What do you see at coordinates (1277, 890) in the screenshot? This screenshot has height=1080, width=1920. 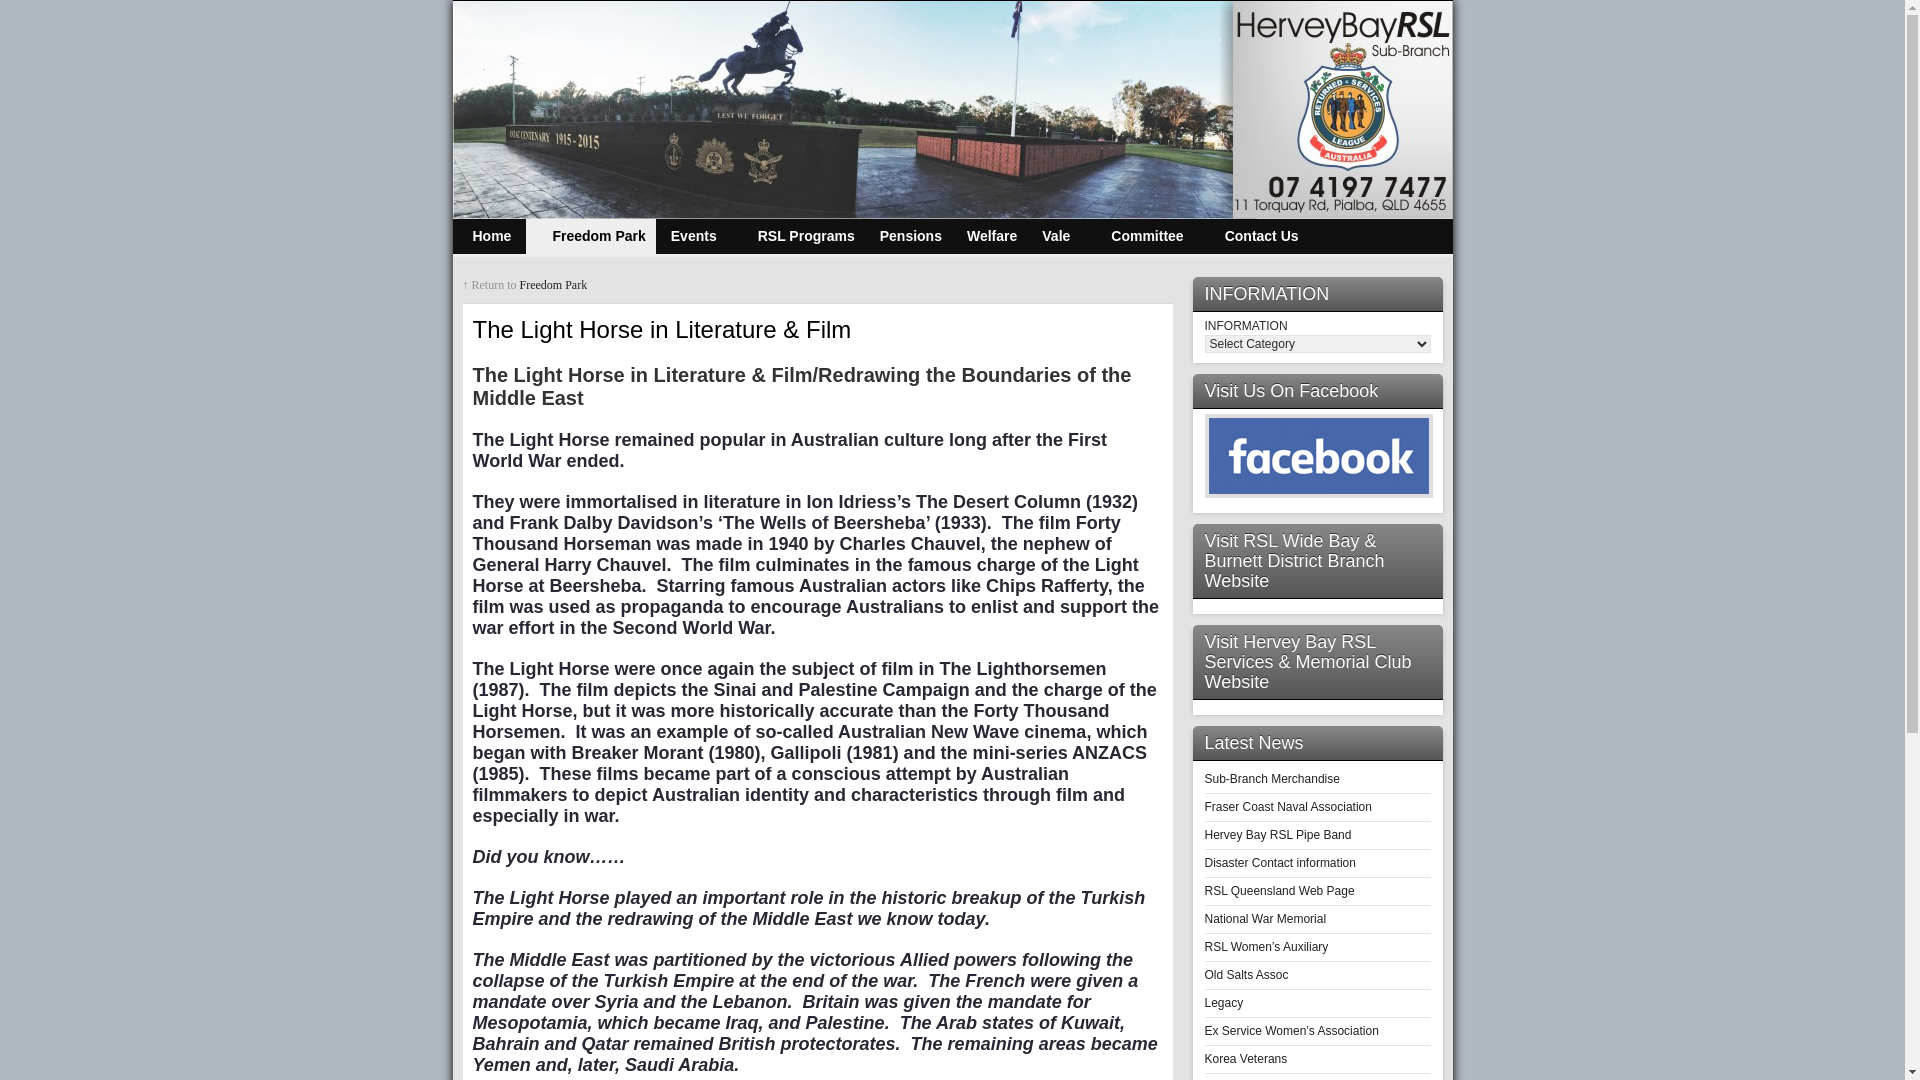 I see `'RSL Queensland Web Page'` at bounding box center [1277, 890].